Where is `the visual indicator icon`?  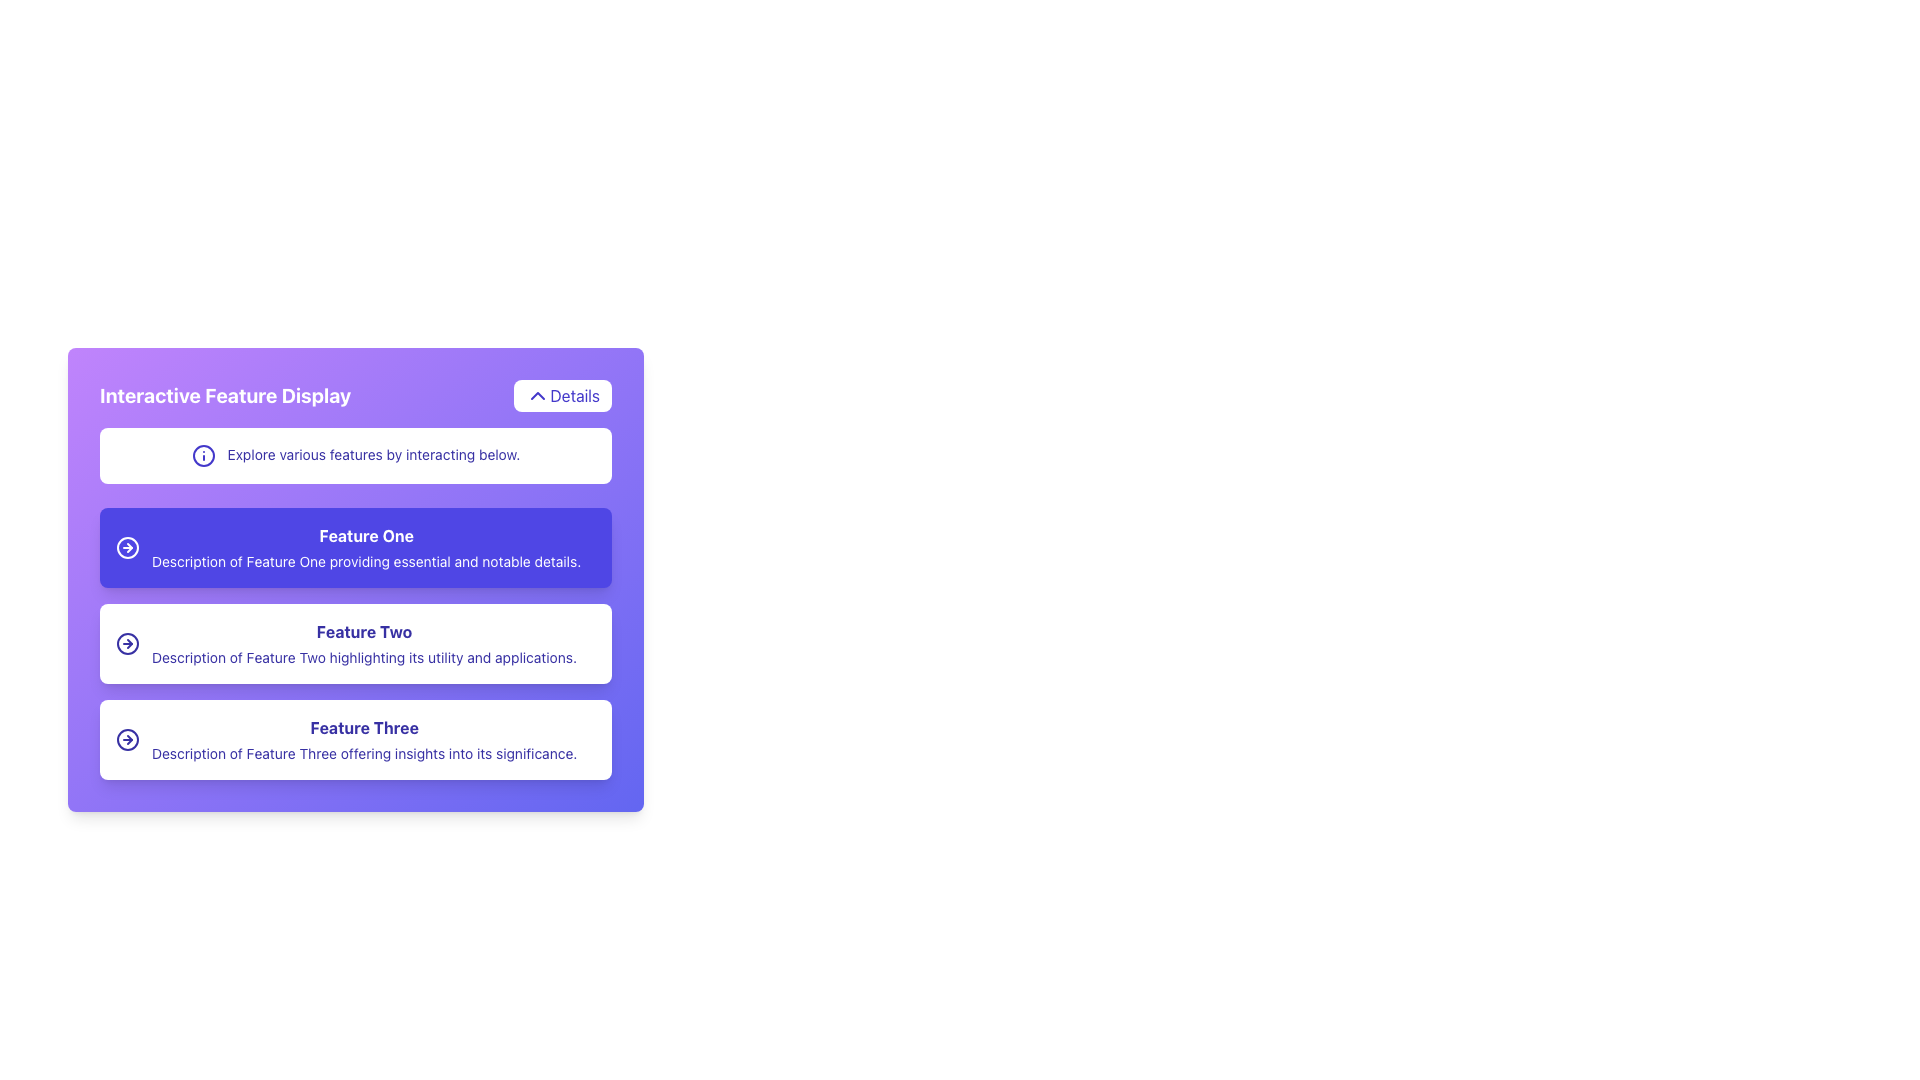
the visual indicator icon is located at coordinates (538, 396).